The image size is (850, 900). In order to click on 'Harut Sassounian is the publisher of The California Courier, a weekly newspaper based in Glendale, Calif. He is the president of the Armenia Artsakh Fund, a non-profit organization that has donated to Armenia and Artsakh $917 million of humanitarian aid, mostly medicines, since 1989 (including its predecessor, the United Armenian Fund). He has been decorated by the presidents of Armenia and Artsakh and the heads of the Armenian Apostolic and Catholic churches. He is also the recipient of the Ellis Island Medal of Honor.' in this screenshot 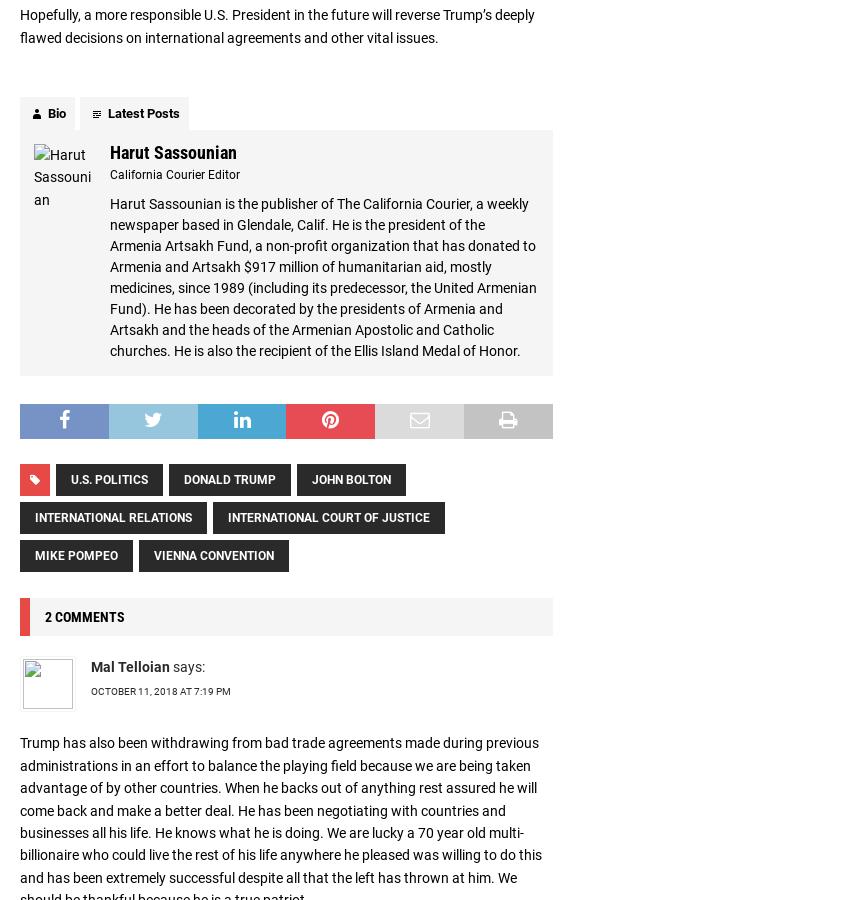, I will do `click(323, 275)`.